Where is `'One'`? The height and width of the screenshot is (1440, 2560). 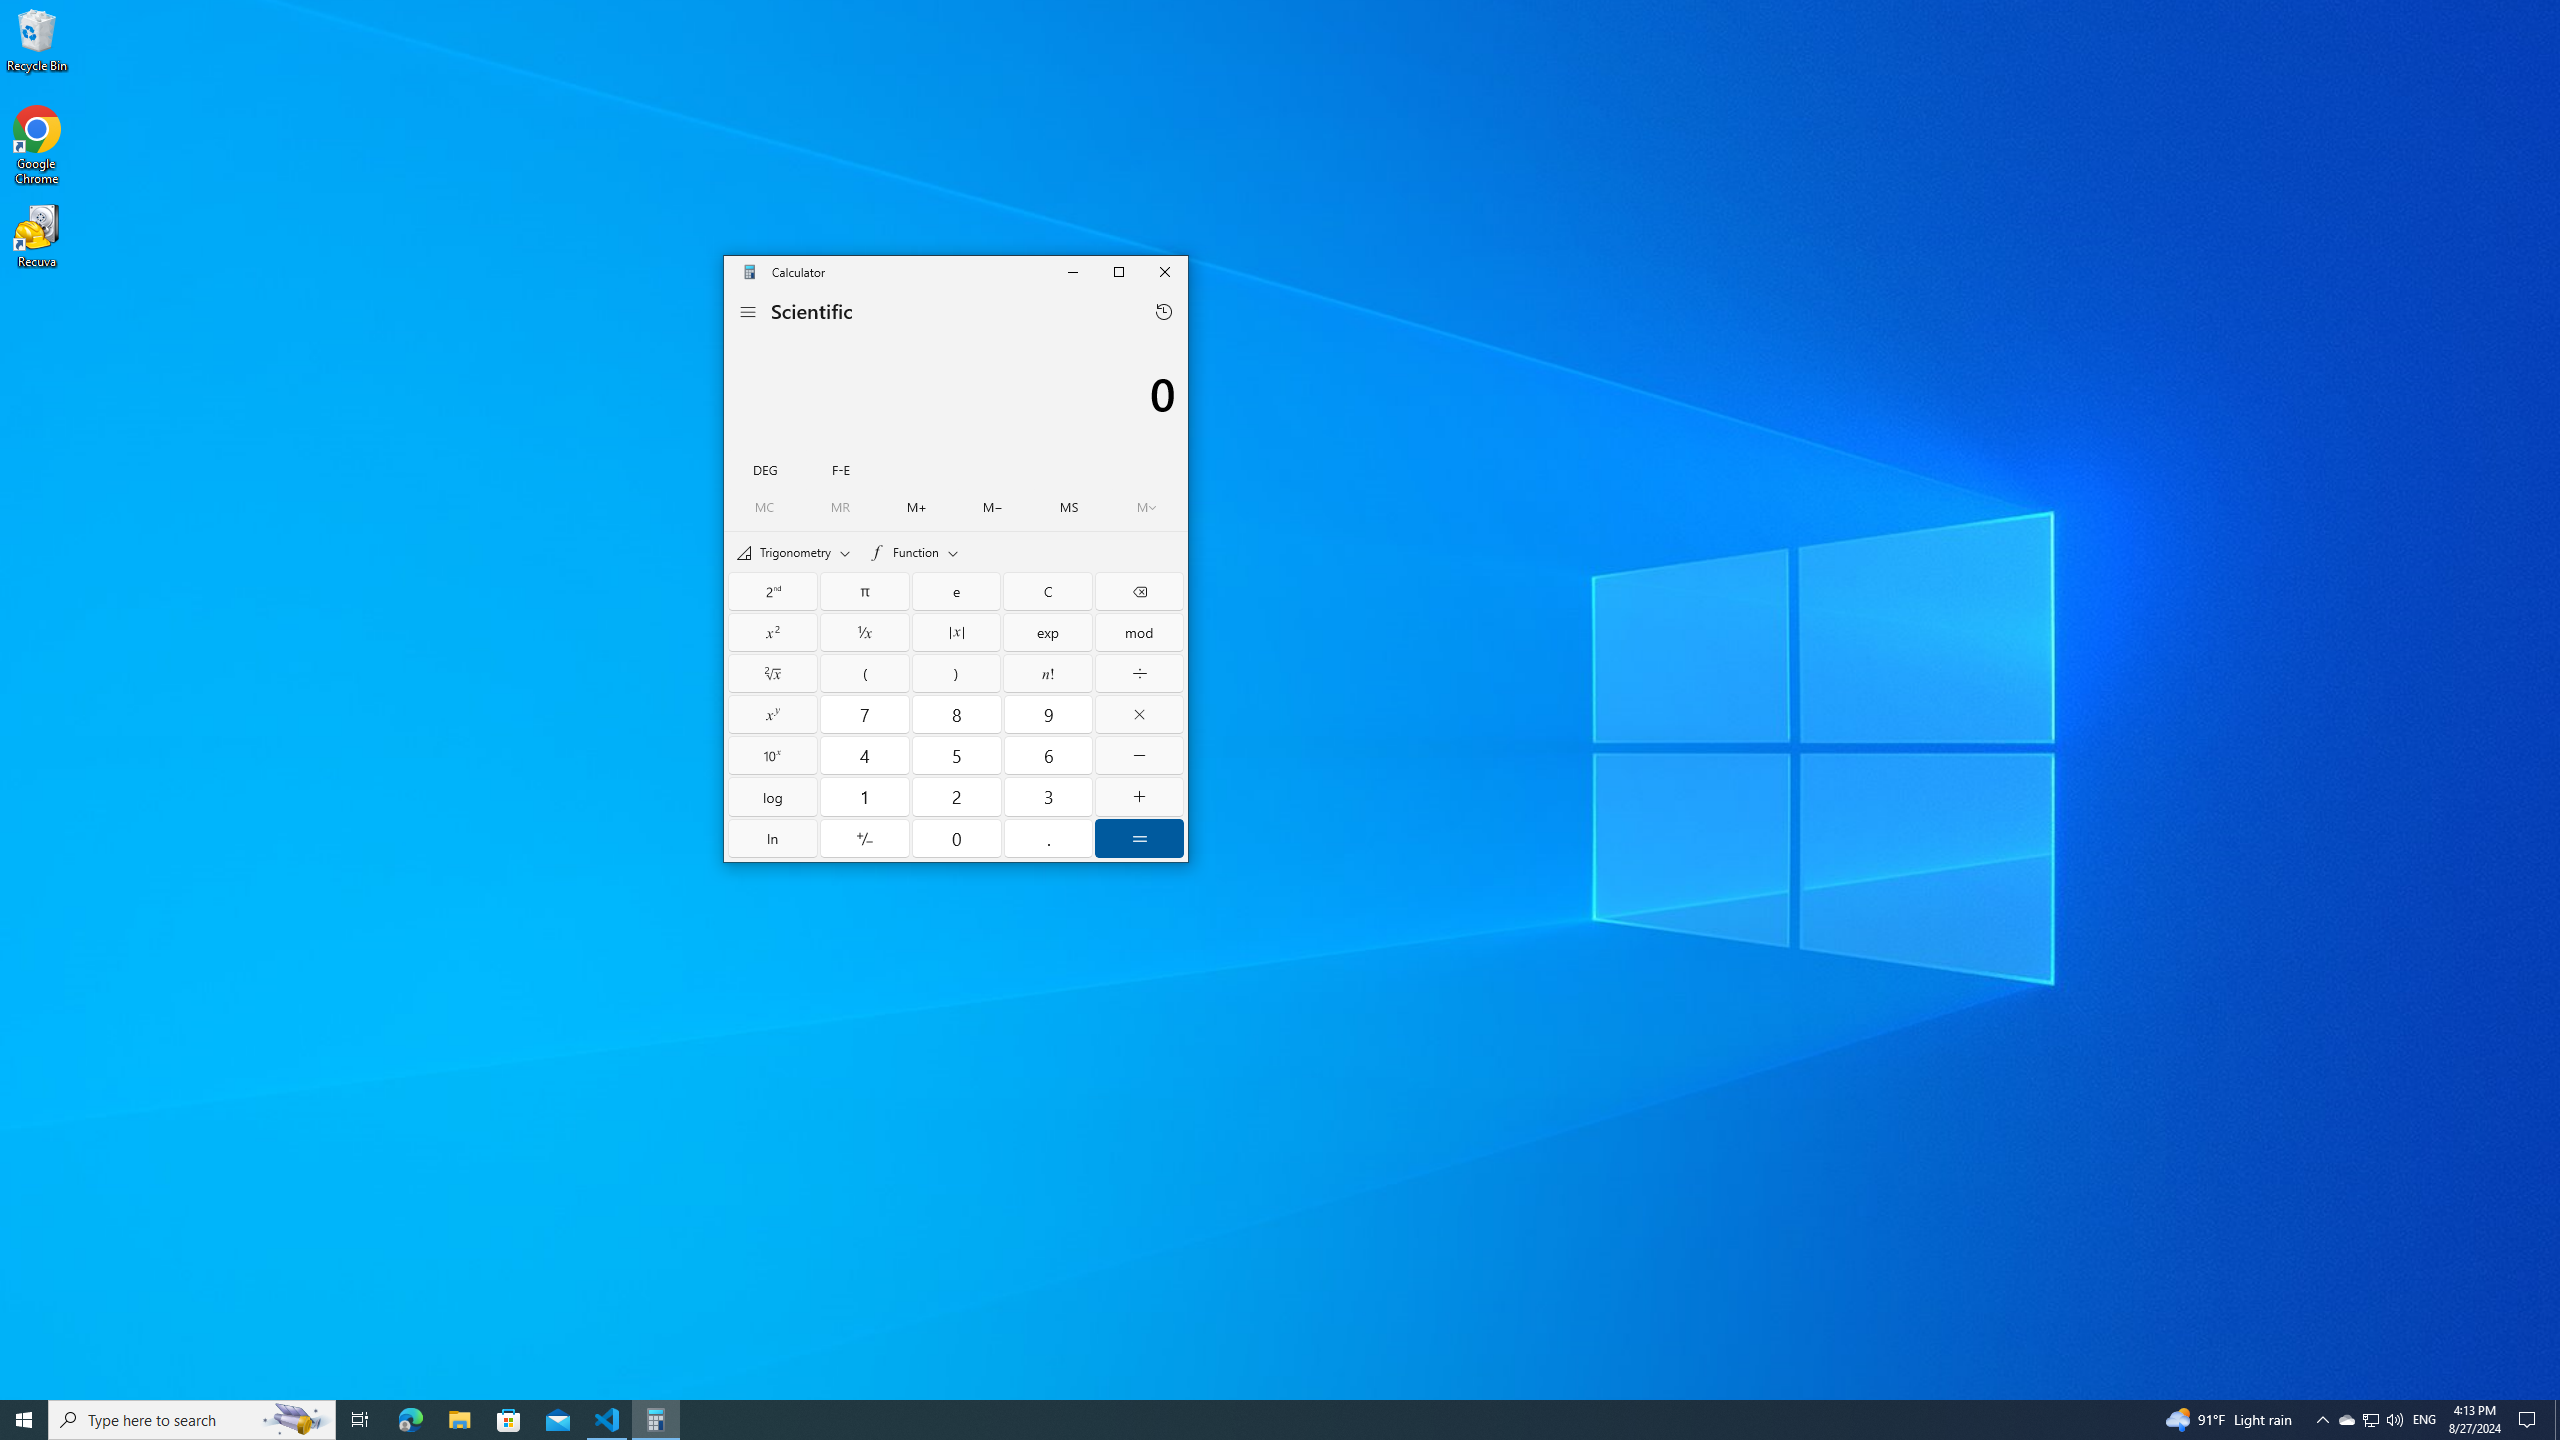 'One' is located at coordinates (864, 796).